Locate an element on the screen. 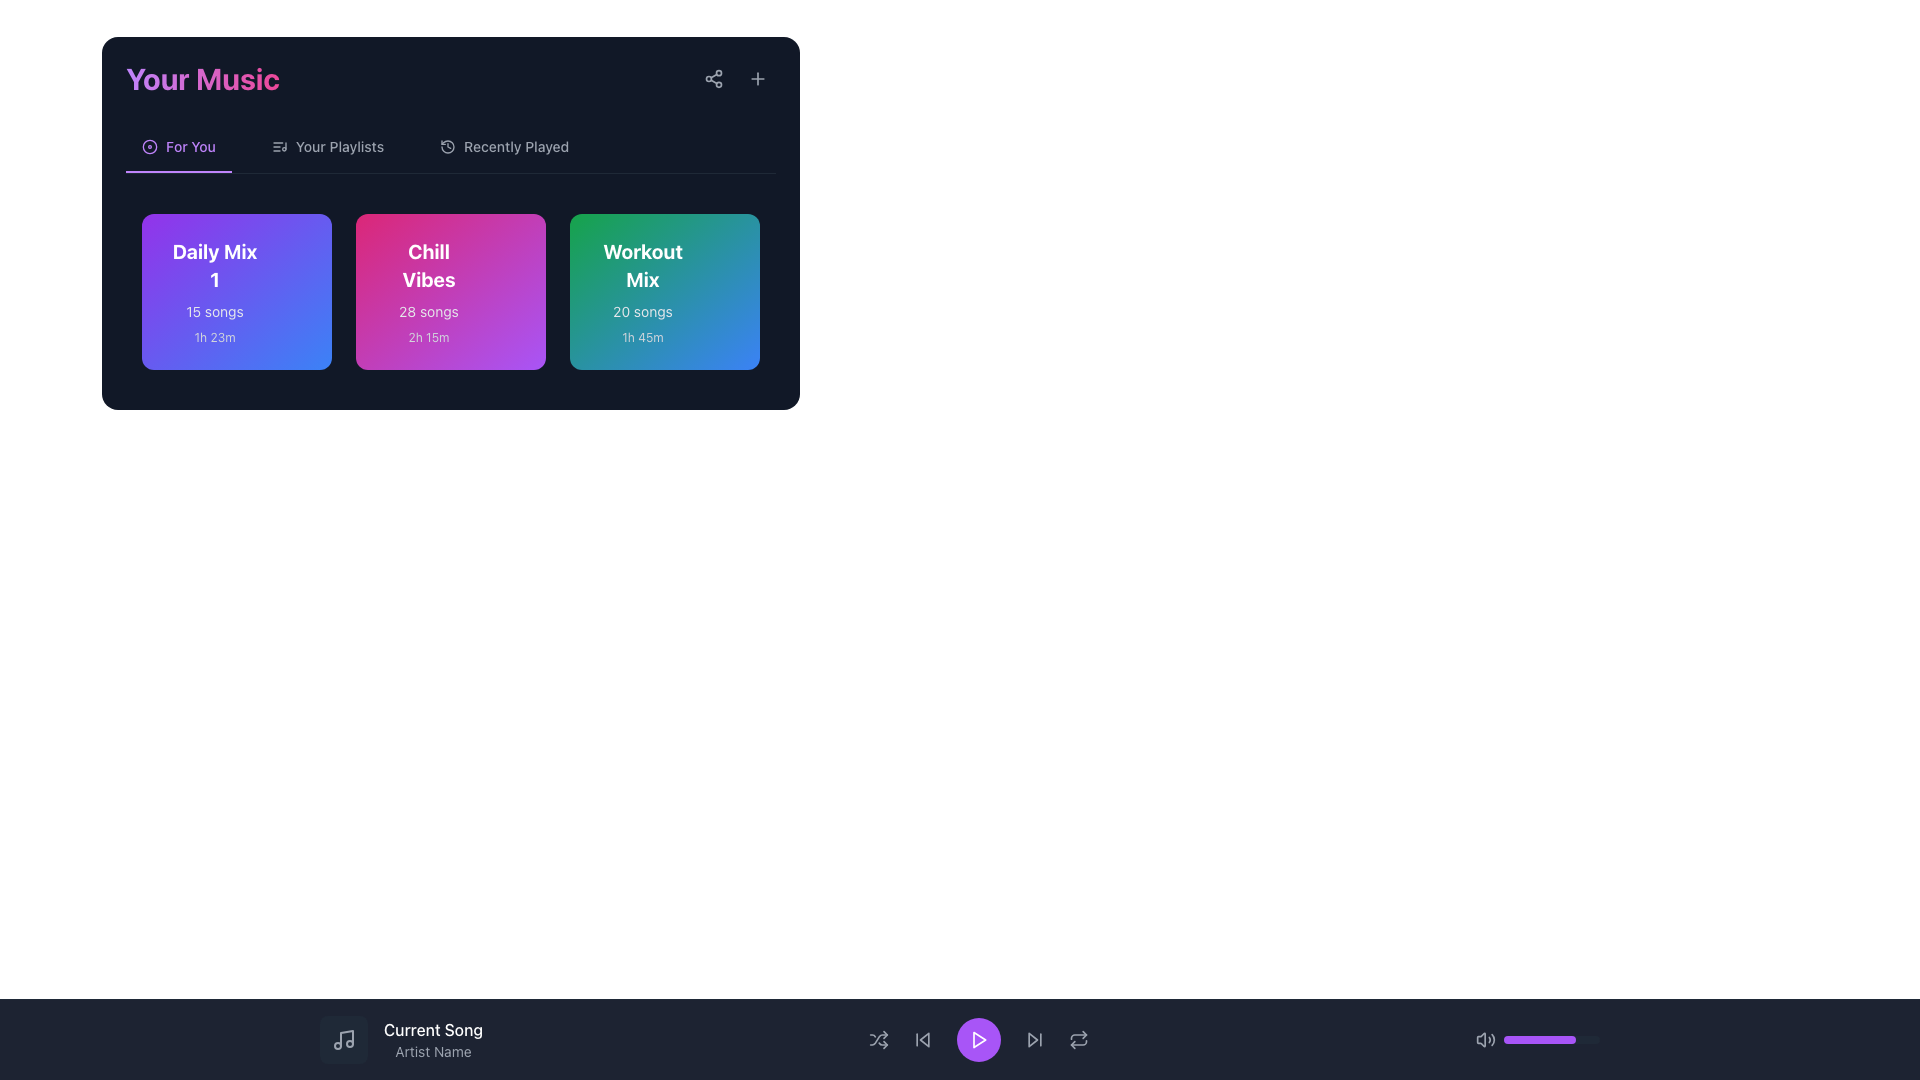 Image resolution: width=1920 pixels, height=1080 pixels. the content box displaying music playlist information titled 'Daily Mix 1', which includes details such as '15 songs' and '1h 23m' is located at coordinates (236, 292).